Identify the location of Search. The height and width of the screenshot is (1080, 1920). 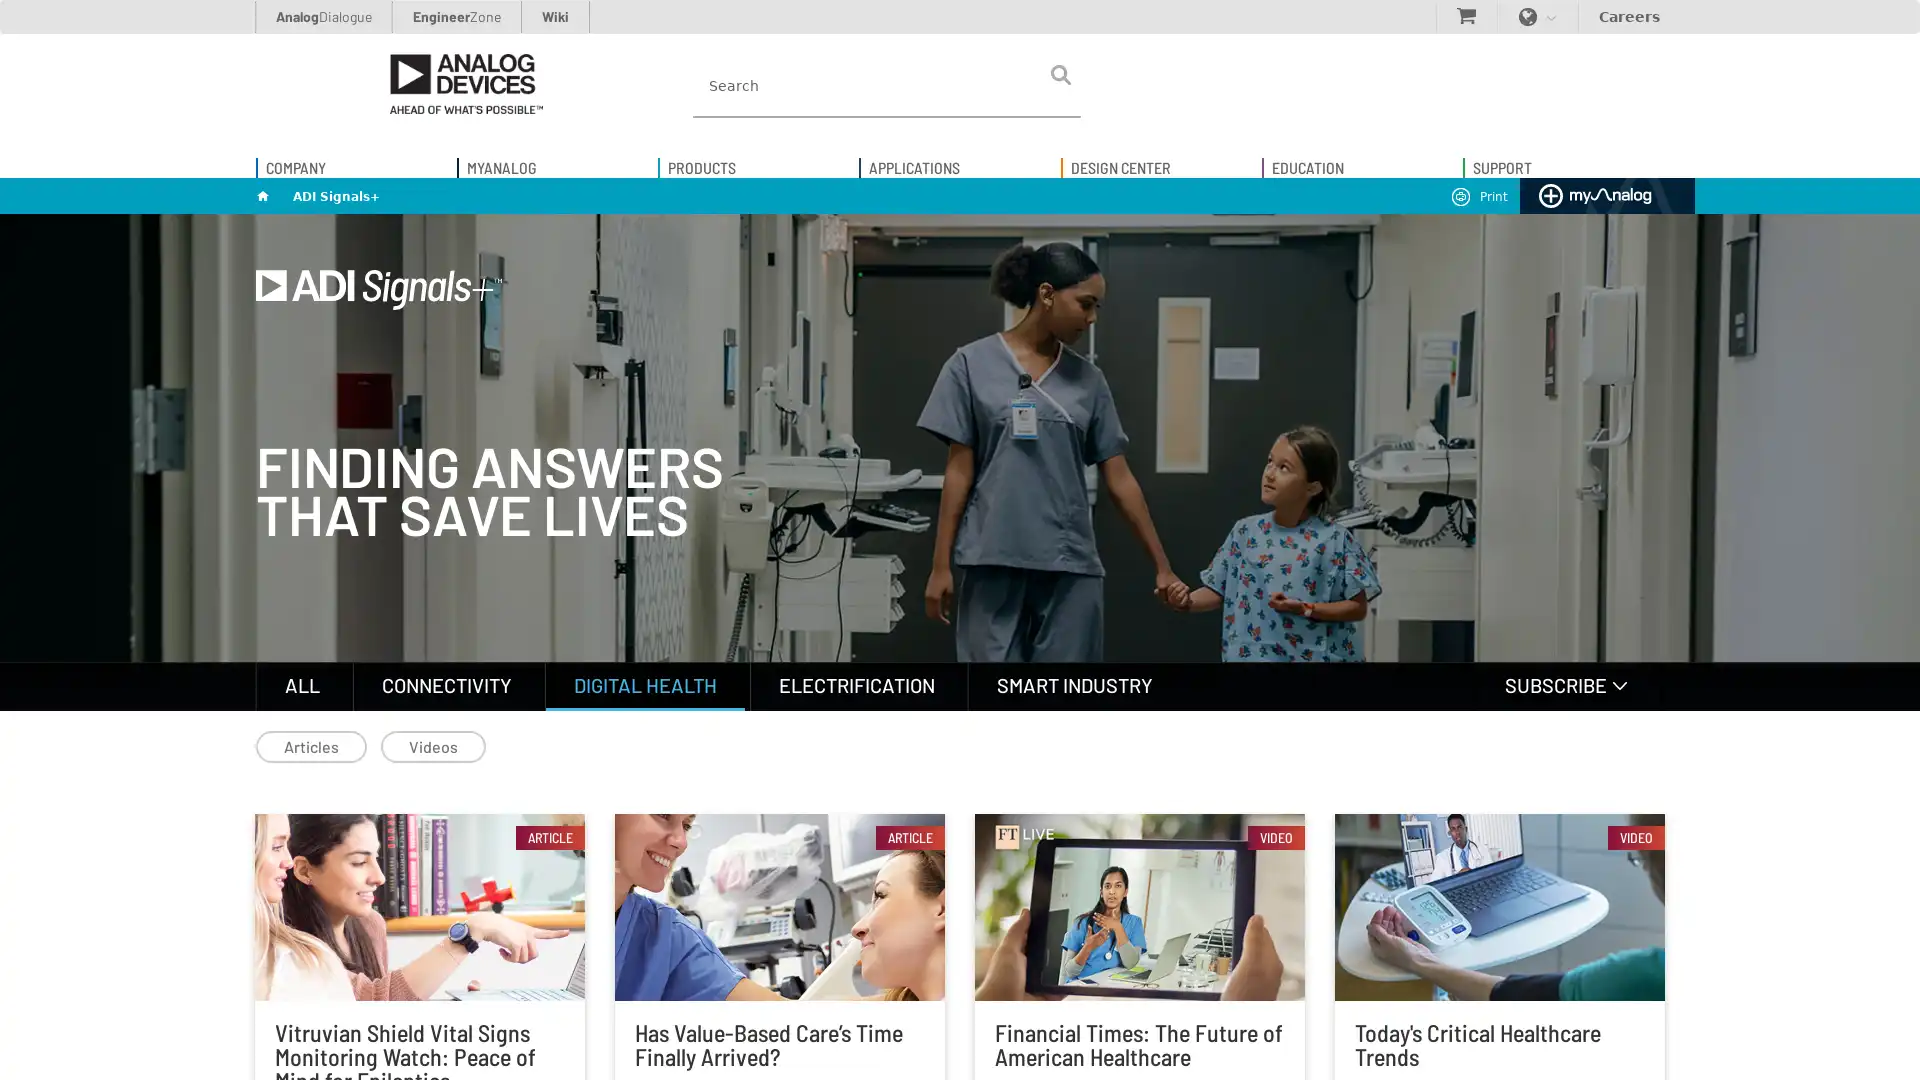
(1059, 73).